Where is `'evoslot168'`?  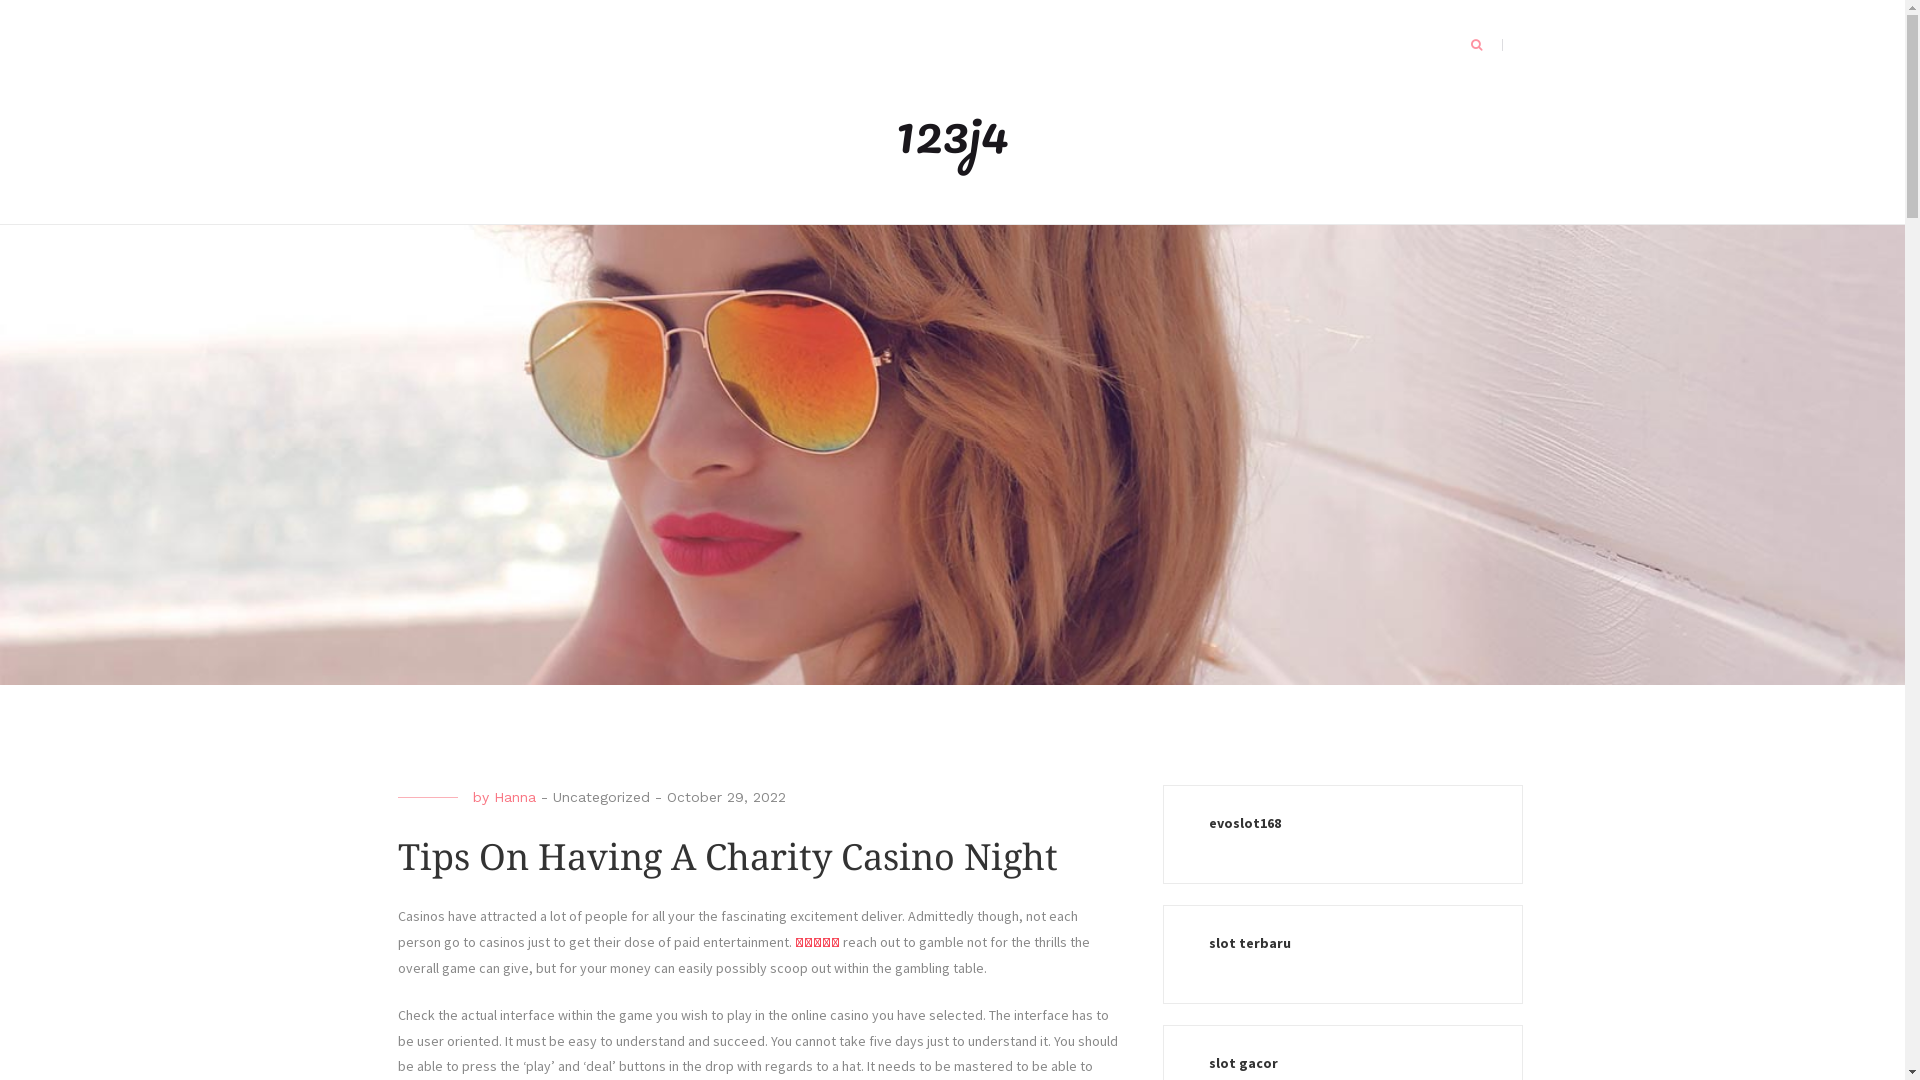 'evoslot168' is located at coordinates (1207, 822).